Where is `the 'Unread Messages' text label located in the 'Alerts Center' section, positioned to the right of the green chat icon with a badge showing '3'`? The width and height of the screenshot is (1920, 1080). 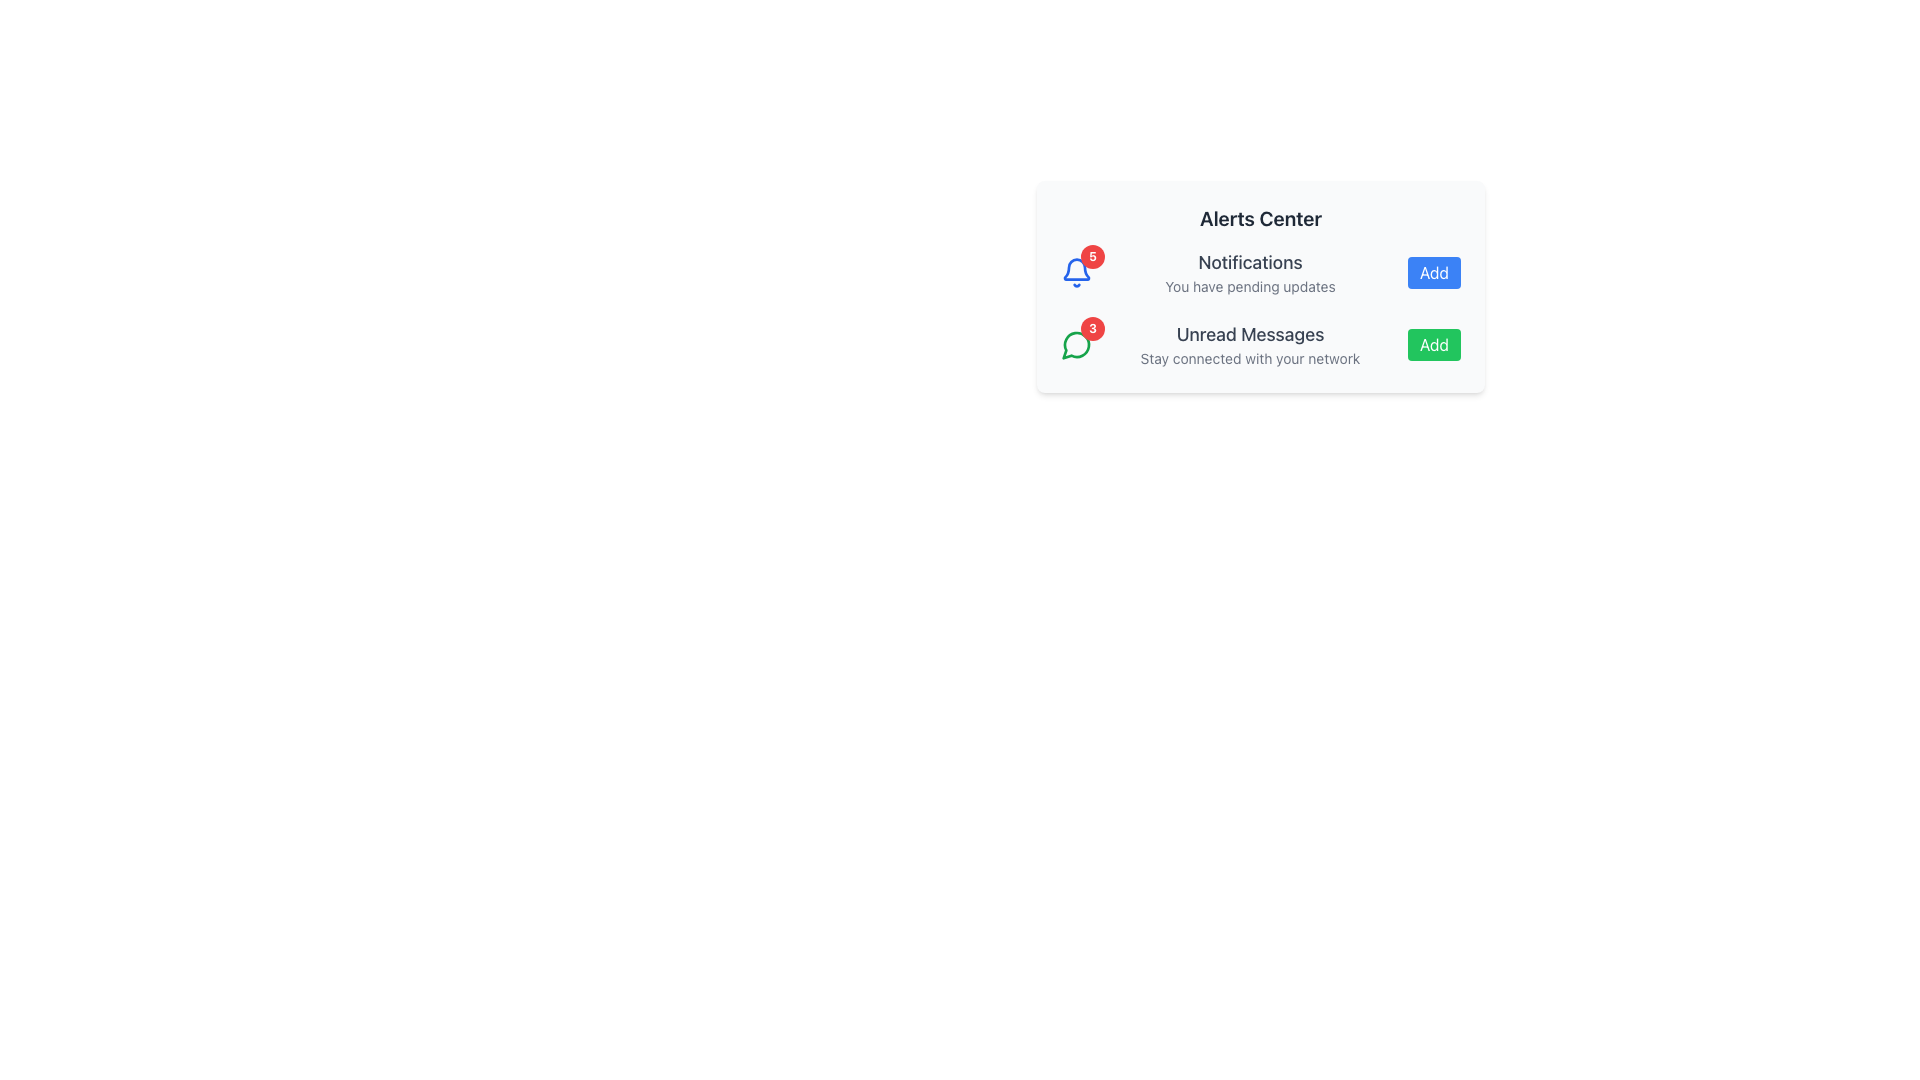
the 'Unread Messages' text label located in the 'Alerts Center' section, positioned to the right of the green chat icon with a badge showing '3' is located at coordinates (1249, 334).